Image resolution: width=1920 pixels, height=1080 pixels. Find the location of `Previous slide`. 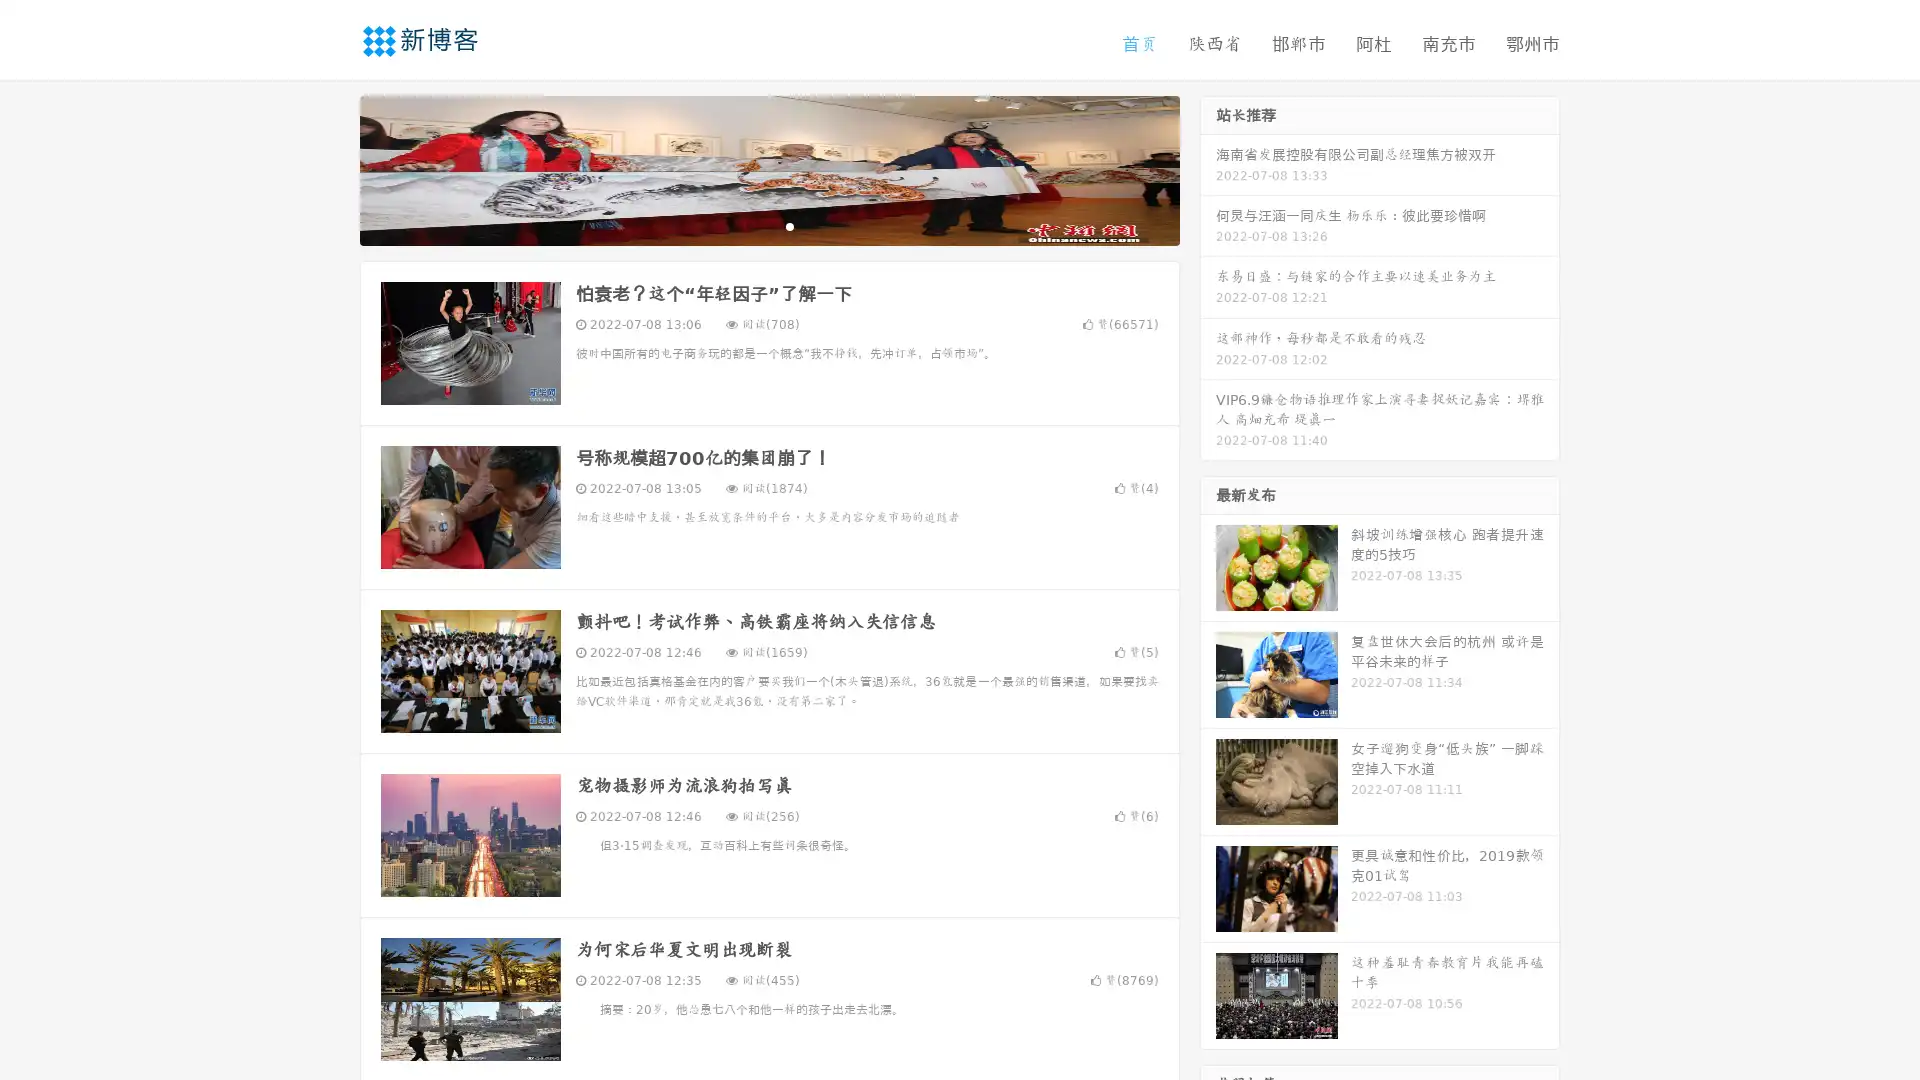

Previous slide is located at coordinates (330, 168).